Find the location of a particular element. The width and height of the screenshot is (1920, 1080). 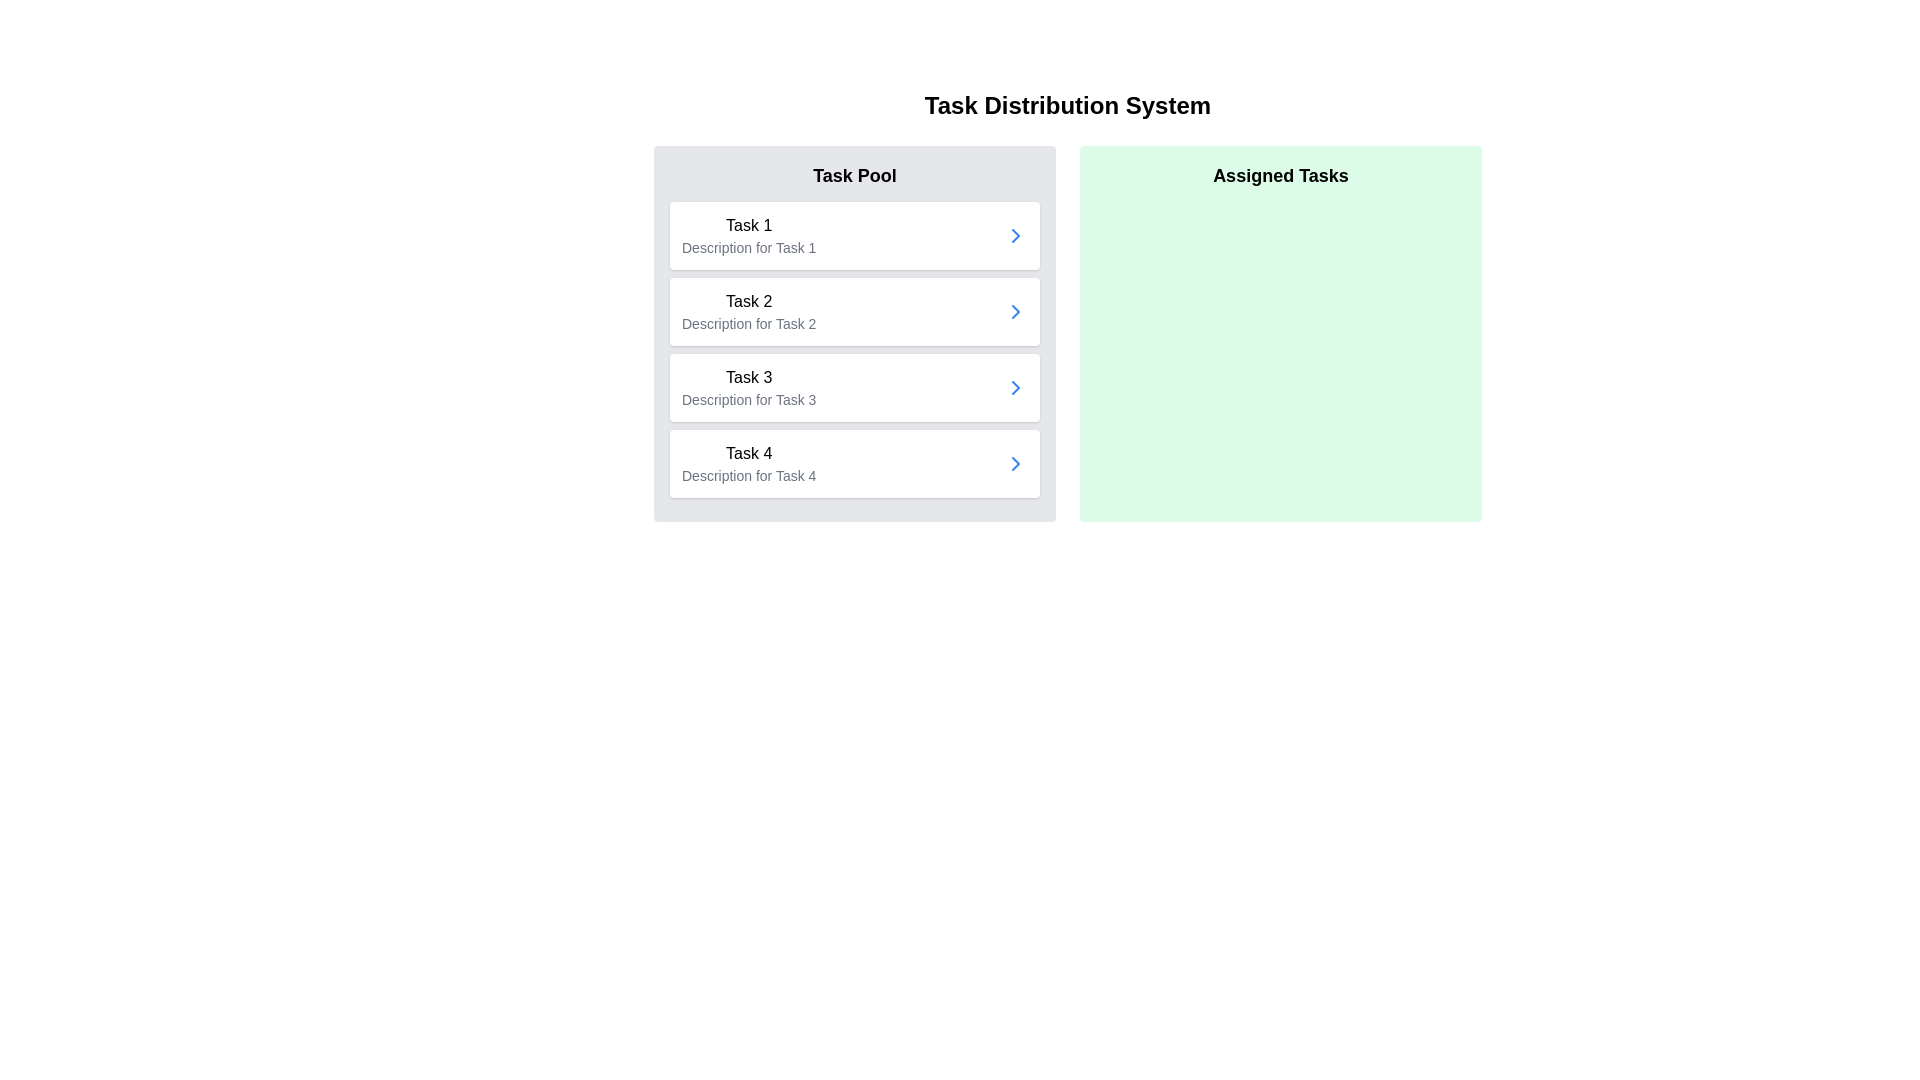

on the fourth task entry in the Task Pool section is located at coordinates (854, 463).